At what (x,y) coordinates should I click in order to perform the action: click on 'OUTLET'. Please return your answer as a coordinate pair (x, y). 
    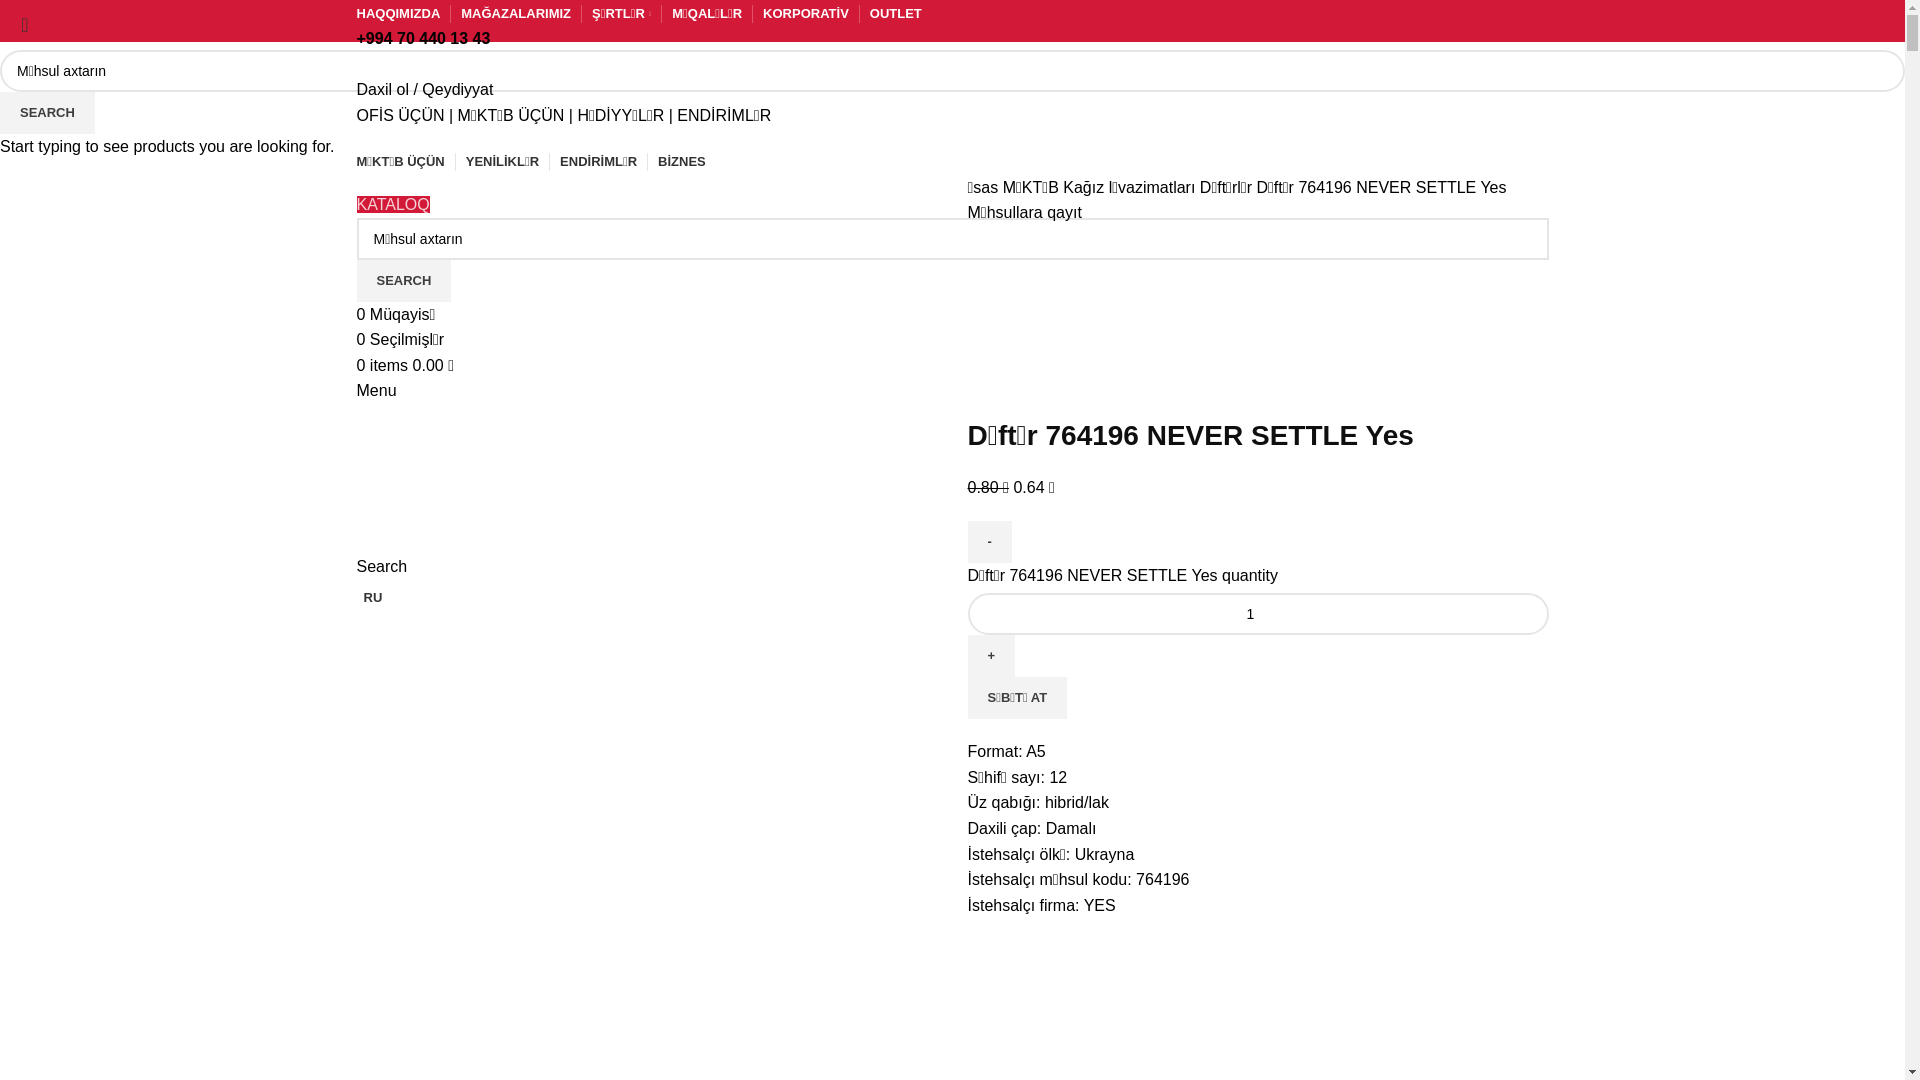
    Looking at the image, I should click on (895, 14).